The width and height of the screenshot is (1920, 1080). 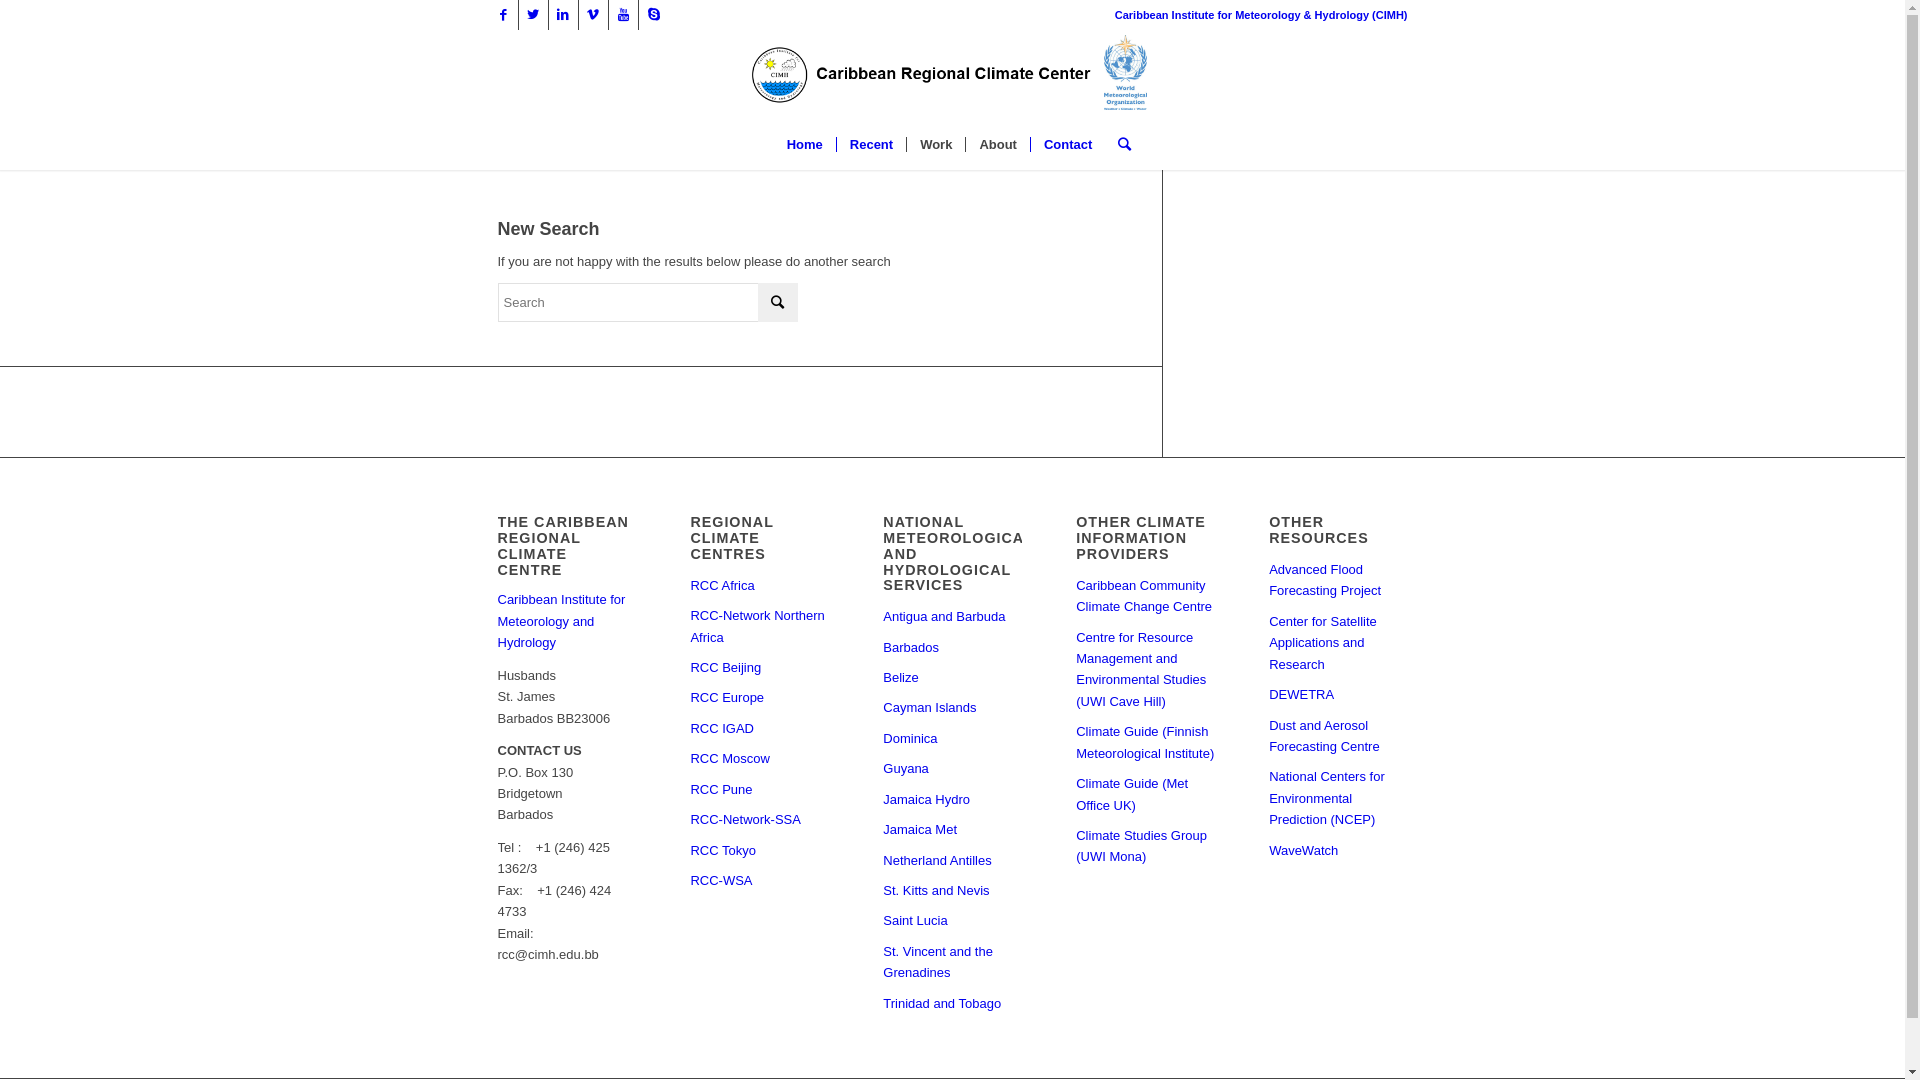 I want to click on 'Belize', so click(x=950, y=677).